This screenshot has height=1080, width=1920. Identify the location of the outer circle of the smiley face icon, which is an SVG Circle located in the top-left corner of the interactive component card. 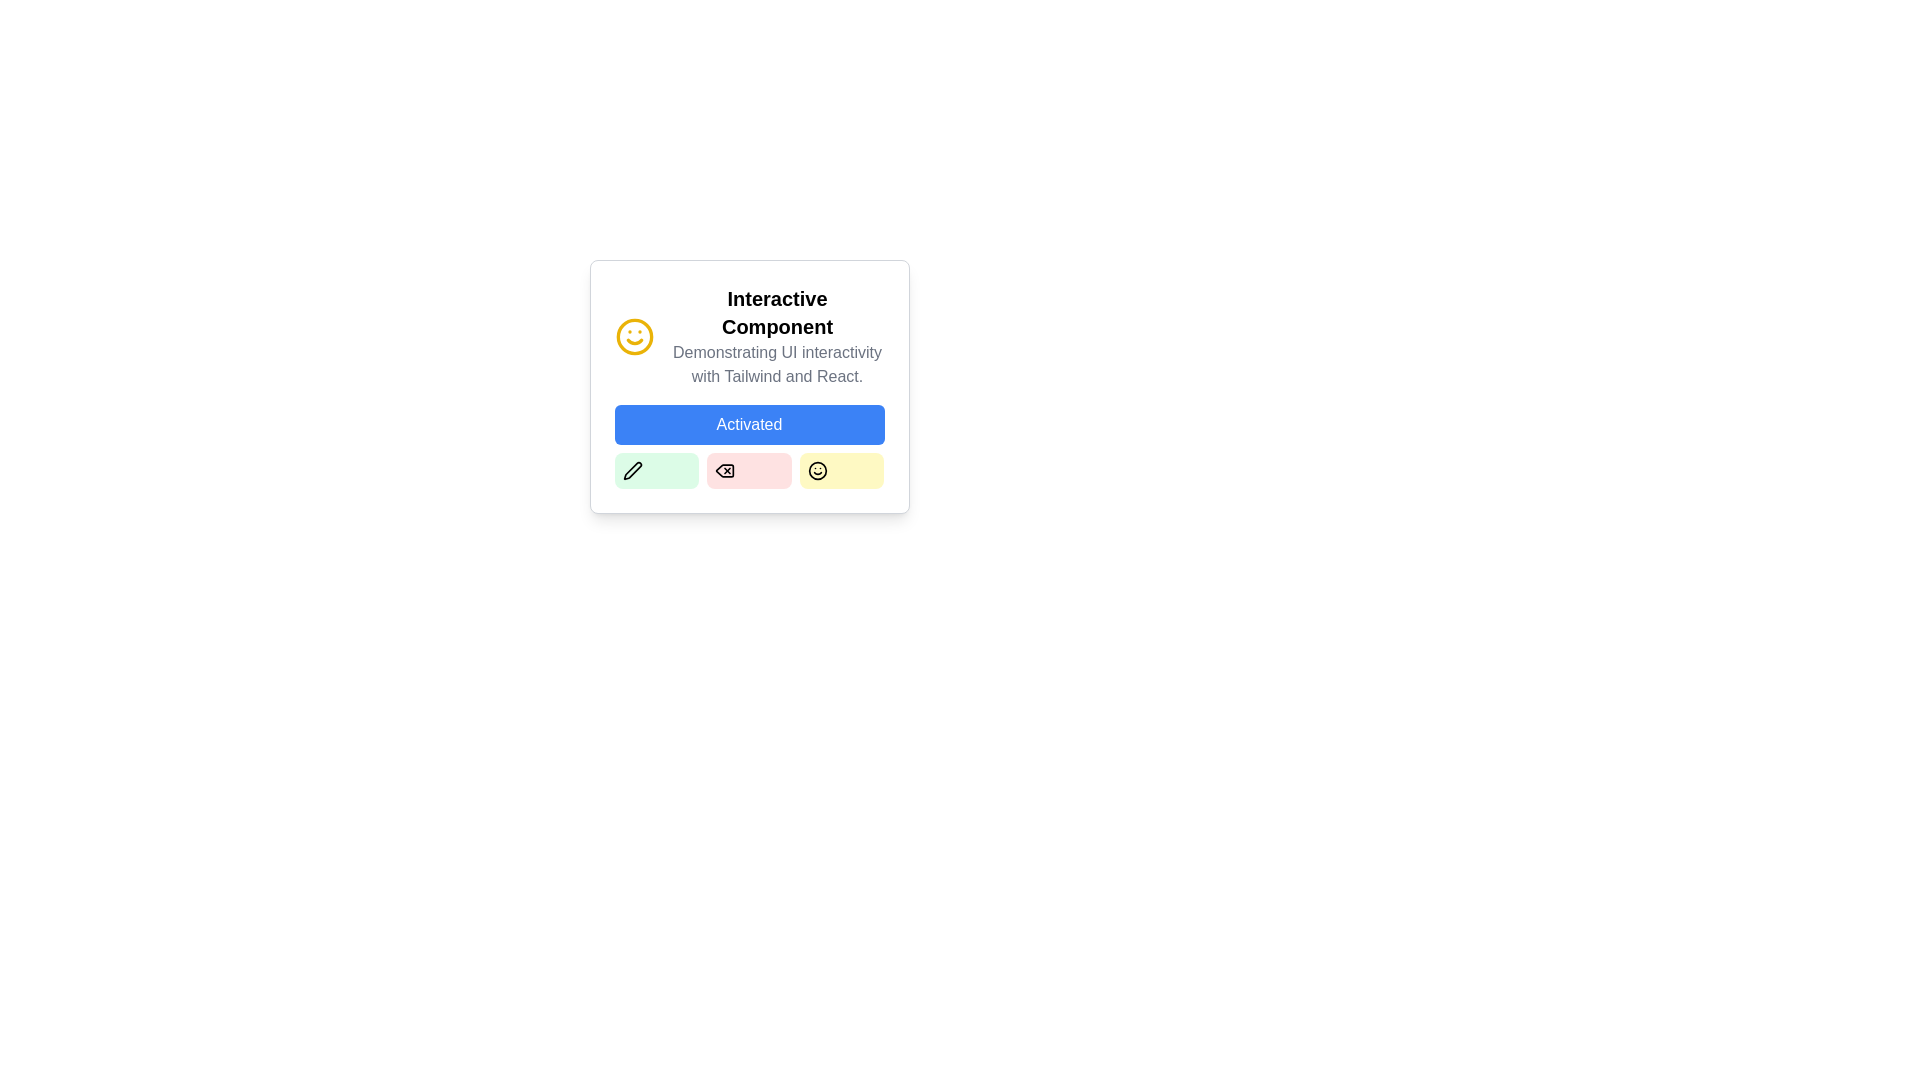
(817, 470).